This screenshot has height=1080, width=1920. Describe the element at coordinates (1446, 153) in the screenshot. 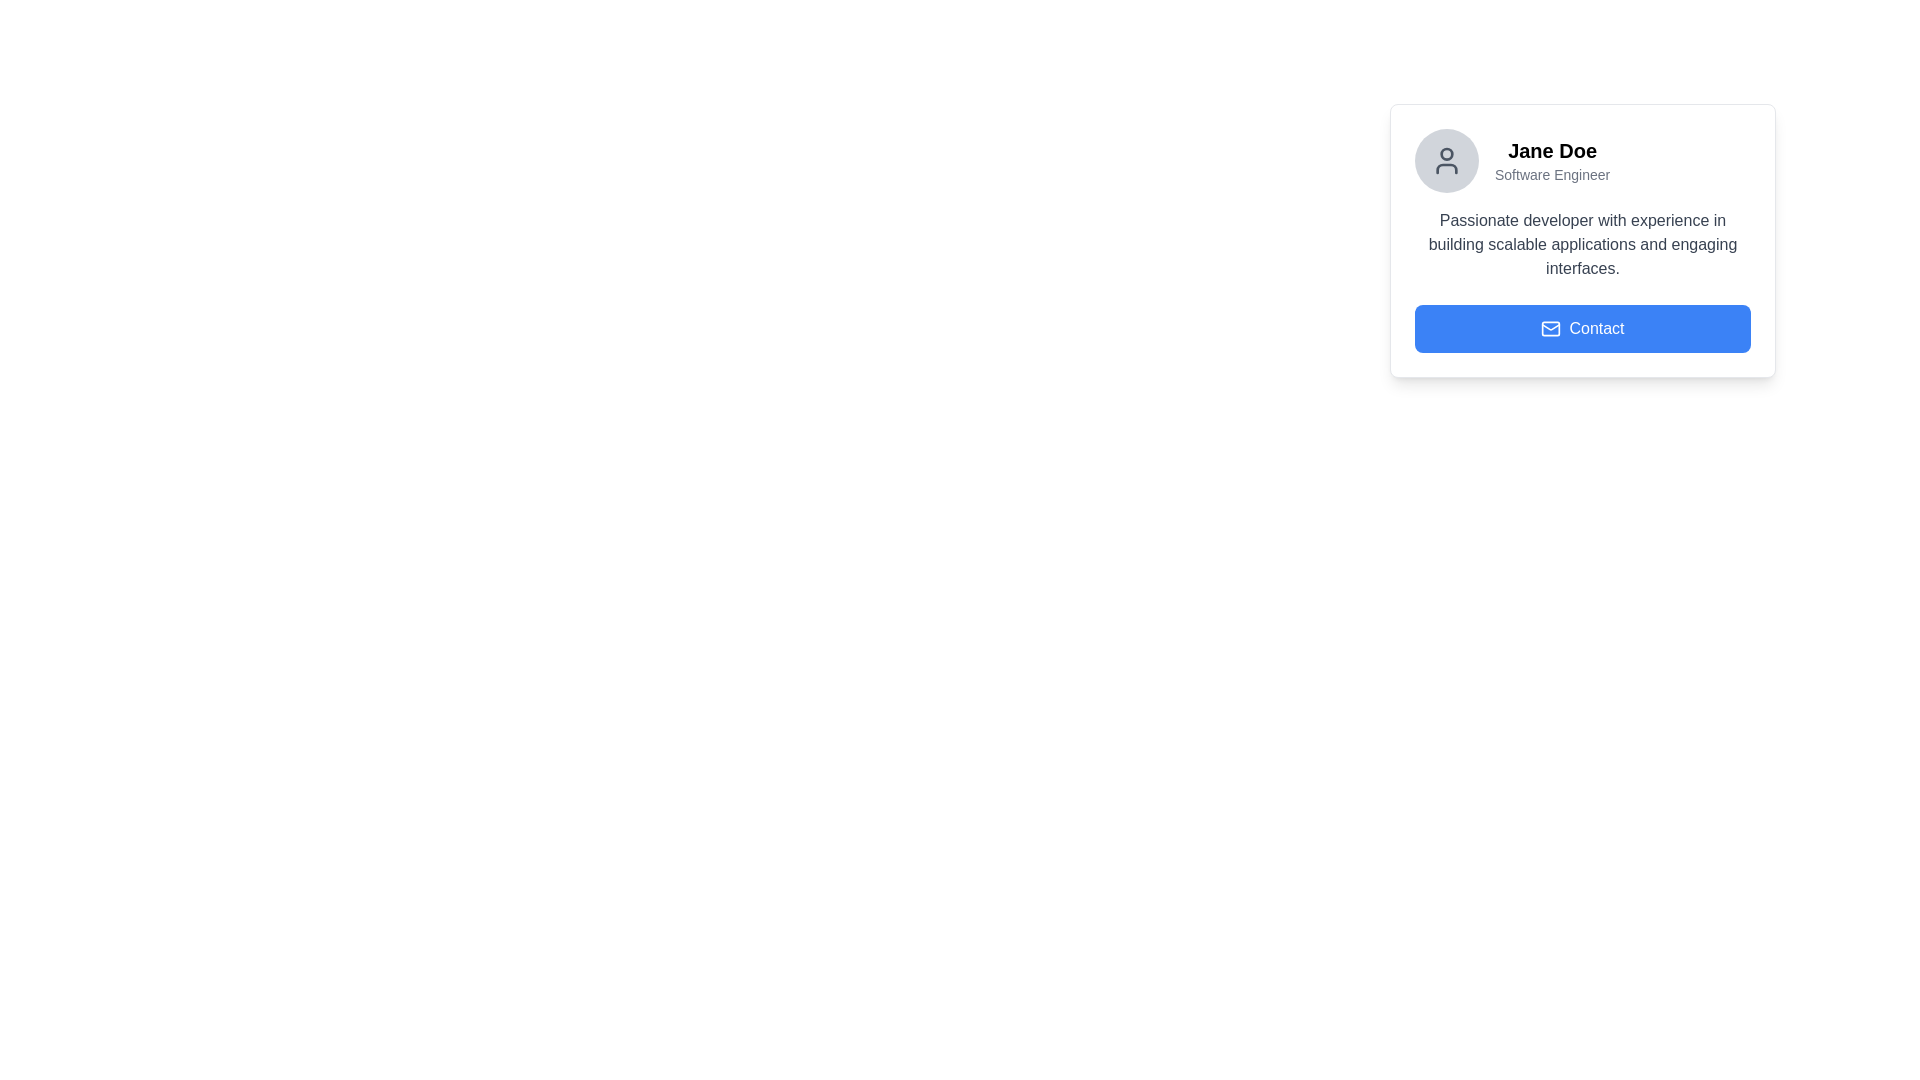

I see `the circular element representing the user's profile picture within the user profile icon located near the top-left of the profile card` at that location.